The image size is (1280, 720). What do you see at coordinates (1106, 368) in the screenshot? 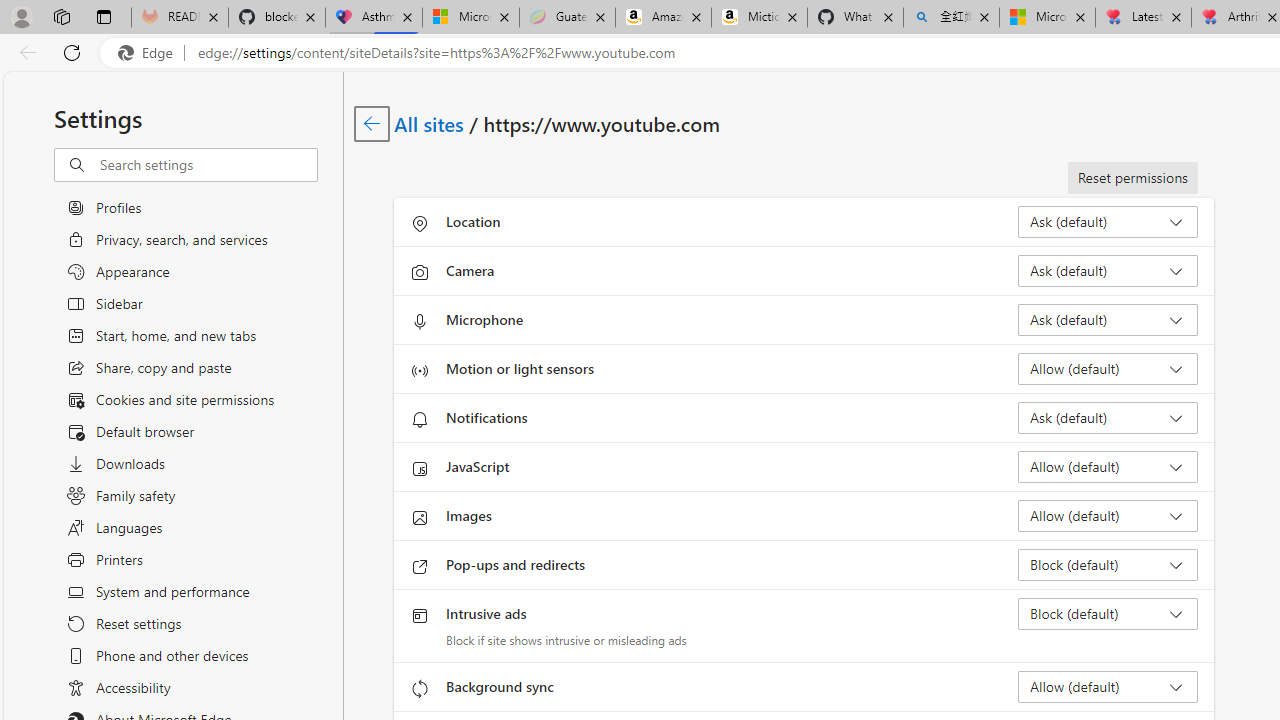
I see `'Motion or light sensors Allow (default)'` at bounding box center [1106, 368].